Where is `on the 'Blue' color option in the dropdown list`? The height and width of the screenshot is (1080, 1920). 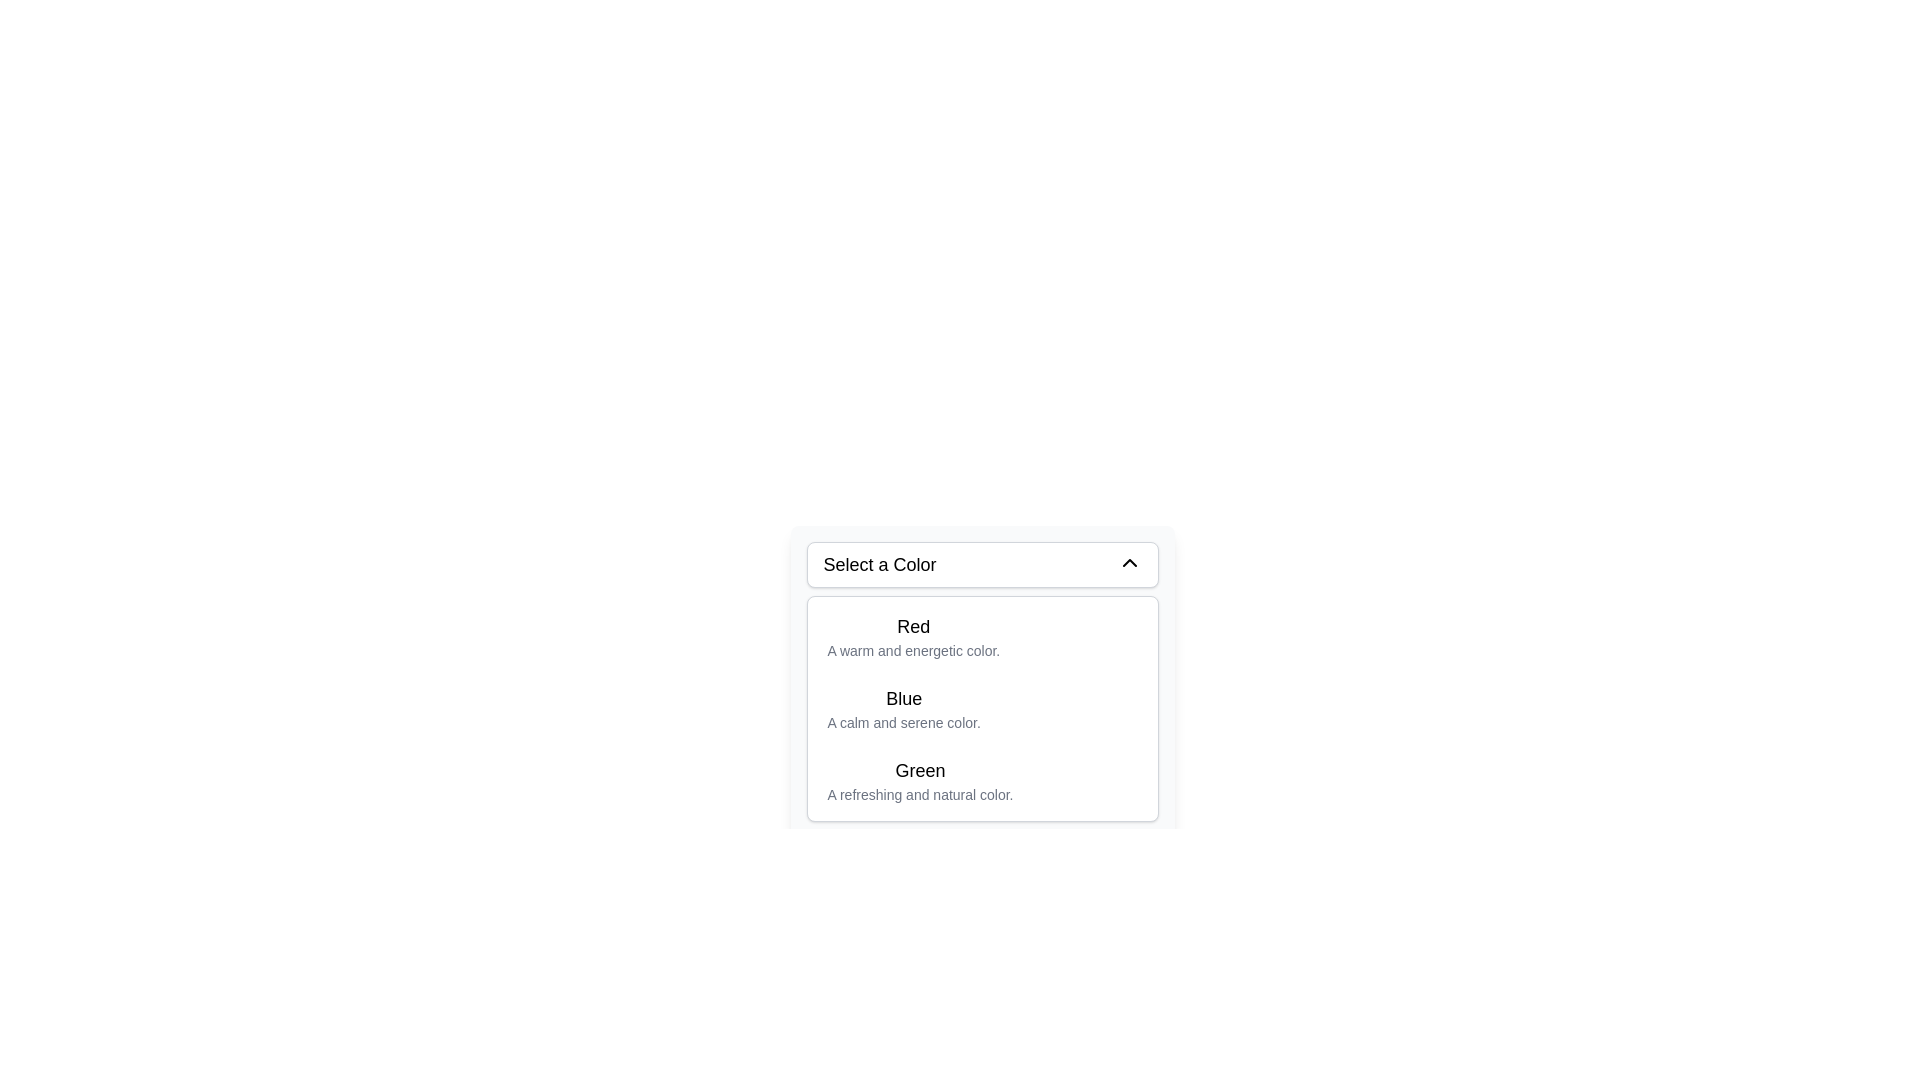
on the 'Blue' color option in the dropdown list is located at coordinates (903, 708).